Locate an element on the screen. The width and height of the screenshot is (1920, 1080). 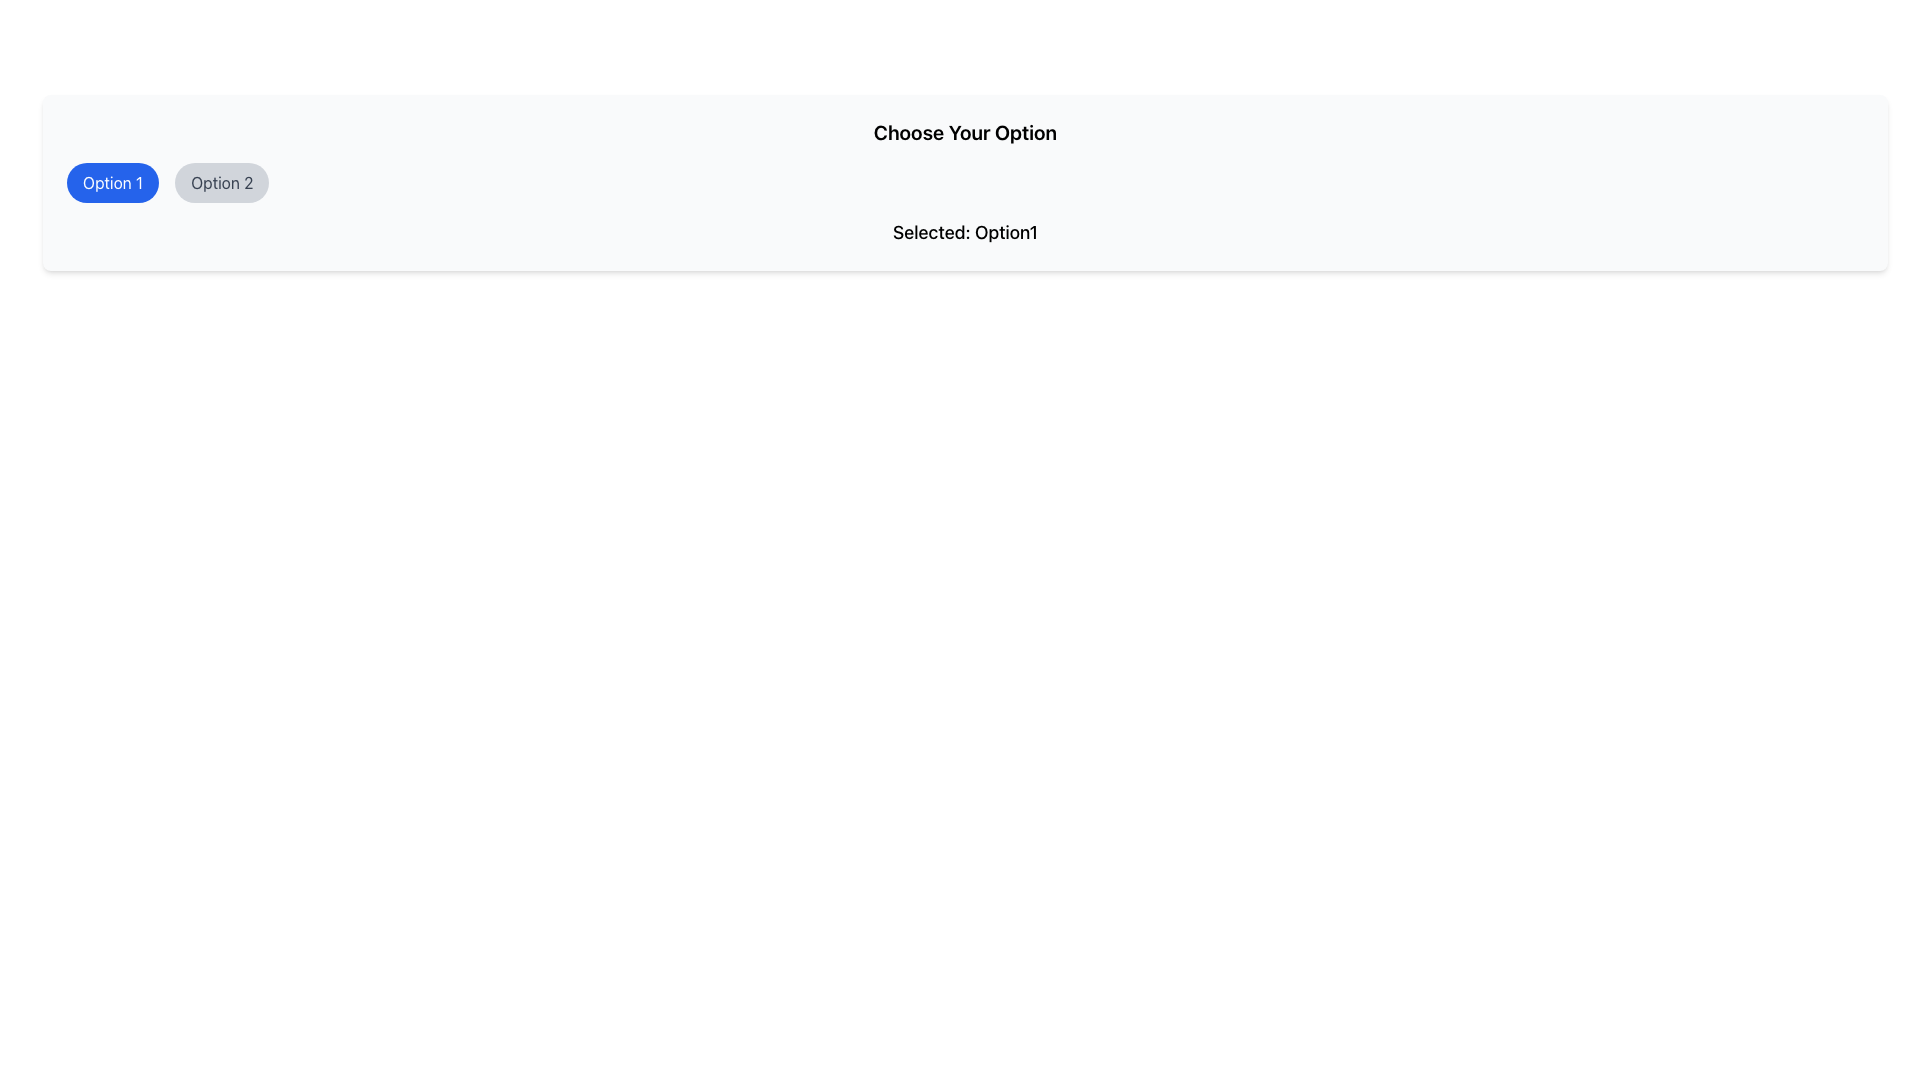
the button labeled 'Option 2' is located at coordinates (221, 182).